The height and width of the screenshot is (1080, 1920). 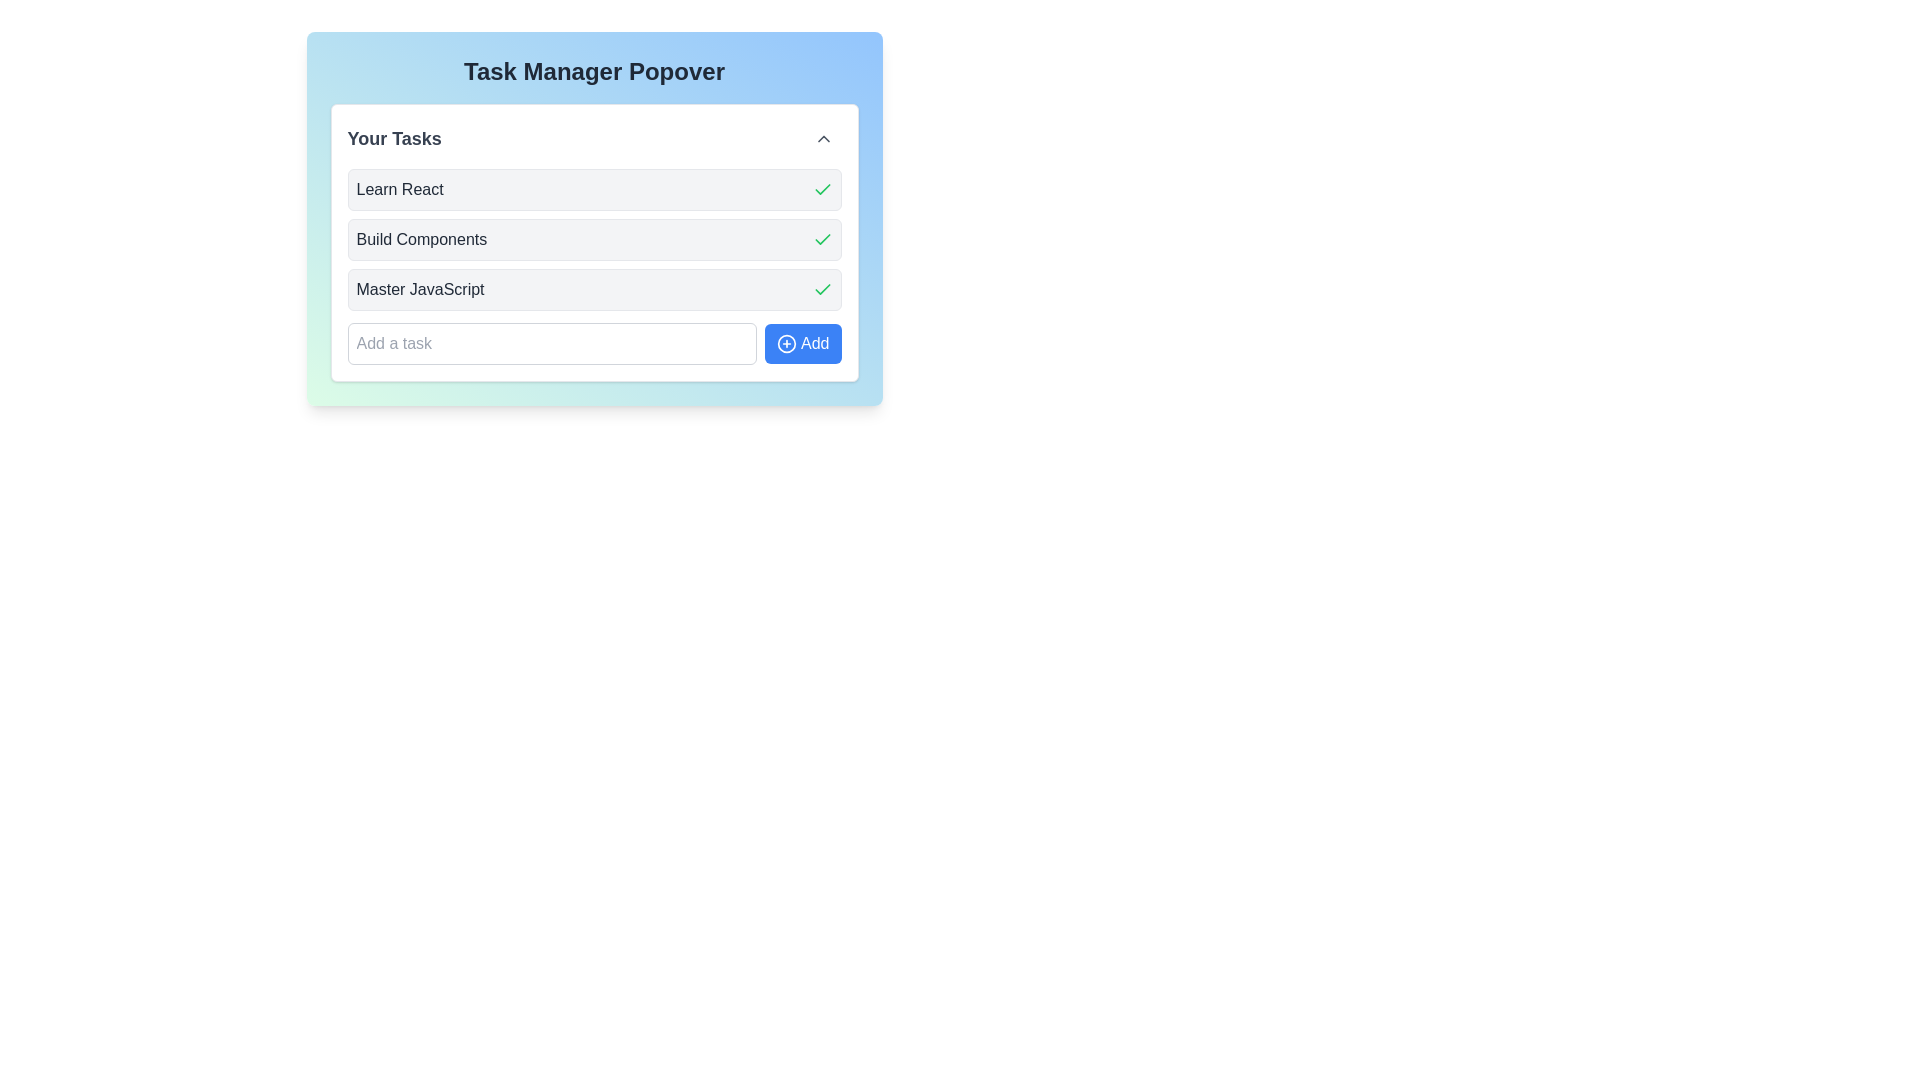 I want to click on the text label displaying the second task in the task management application, so click(x=420, y=238).